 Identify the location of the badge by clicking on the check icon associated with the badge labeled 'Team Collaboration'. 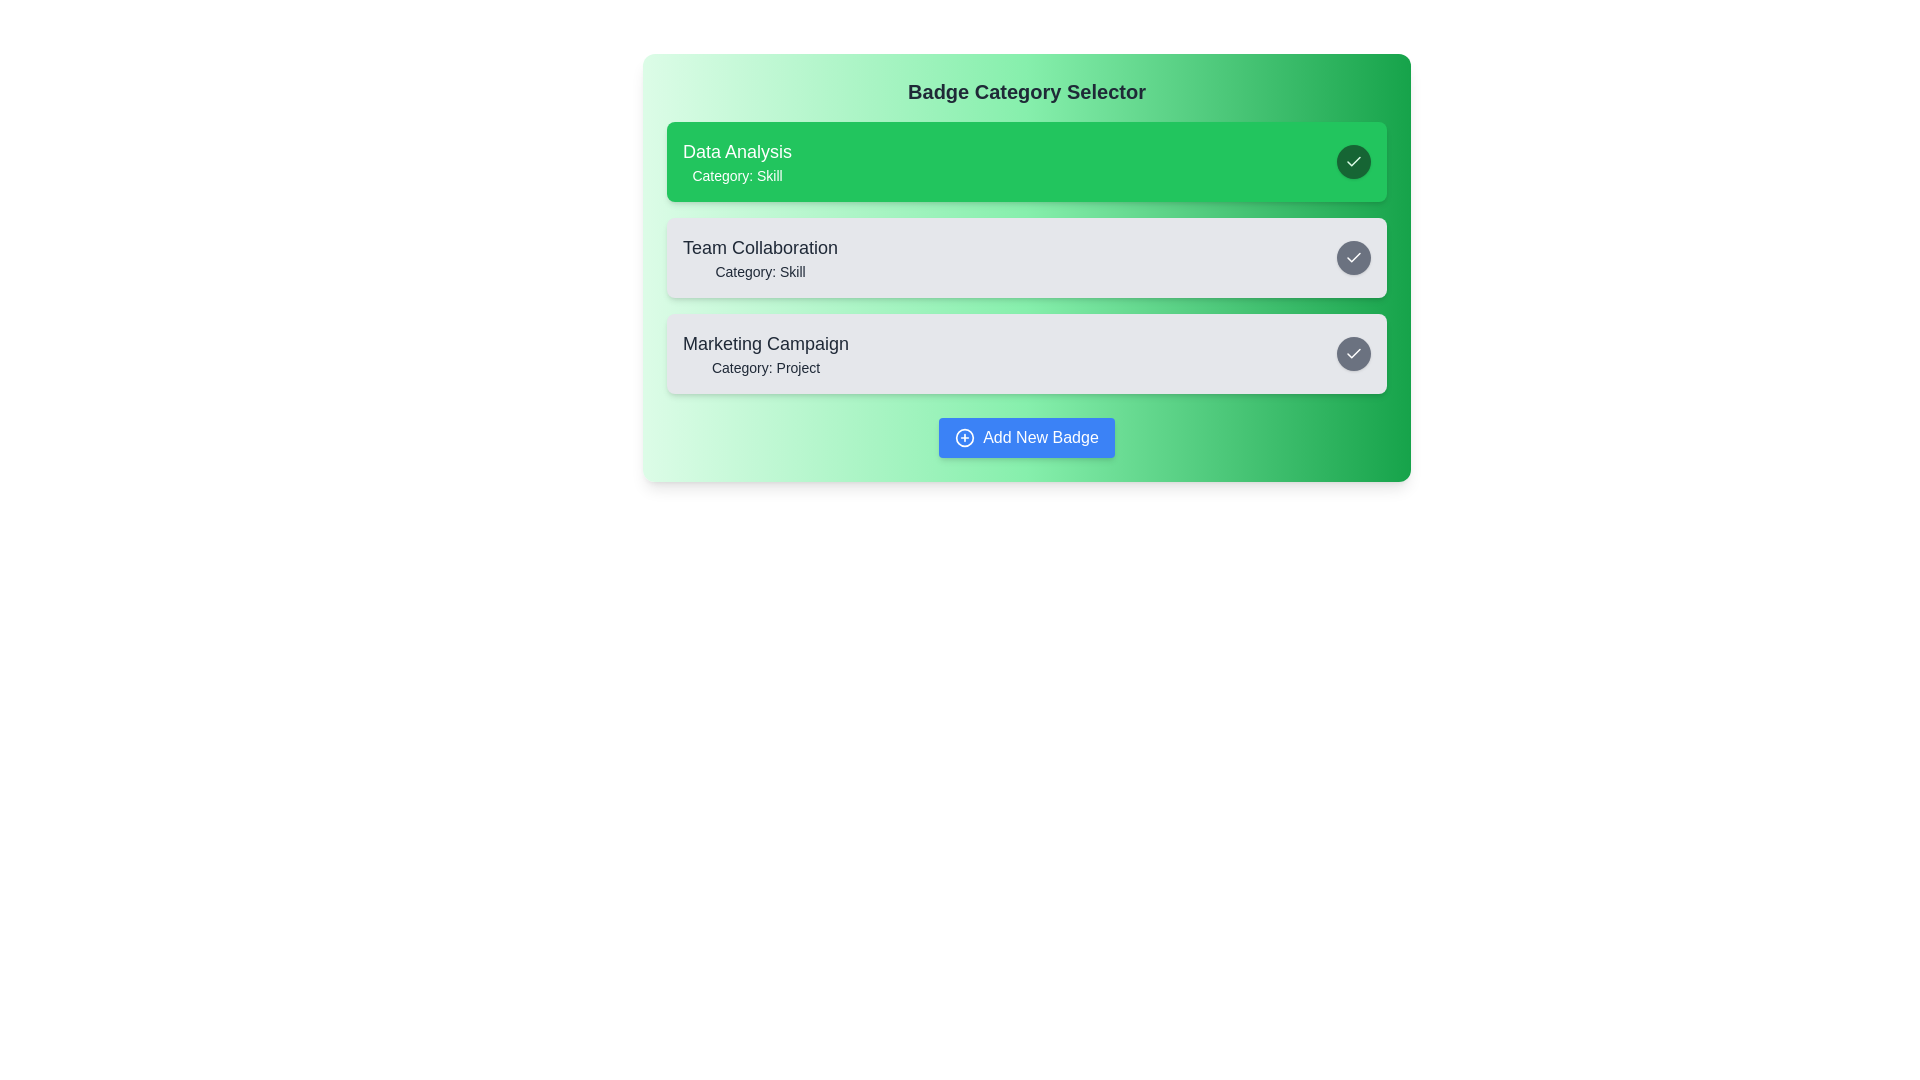
(1353, 257).